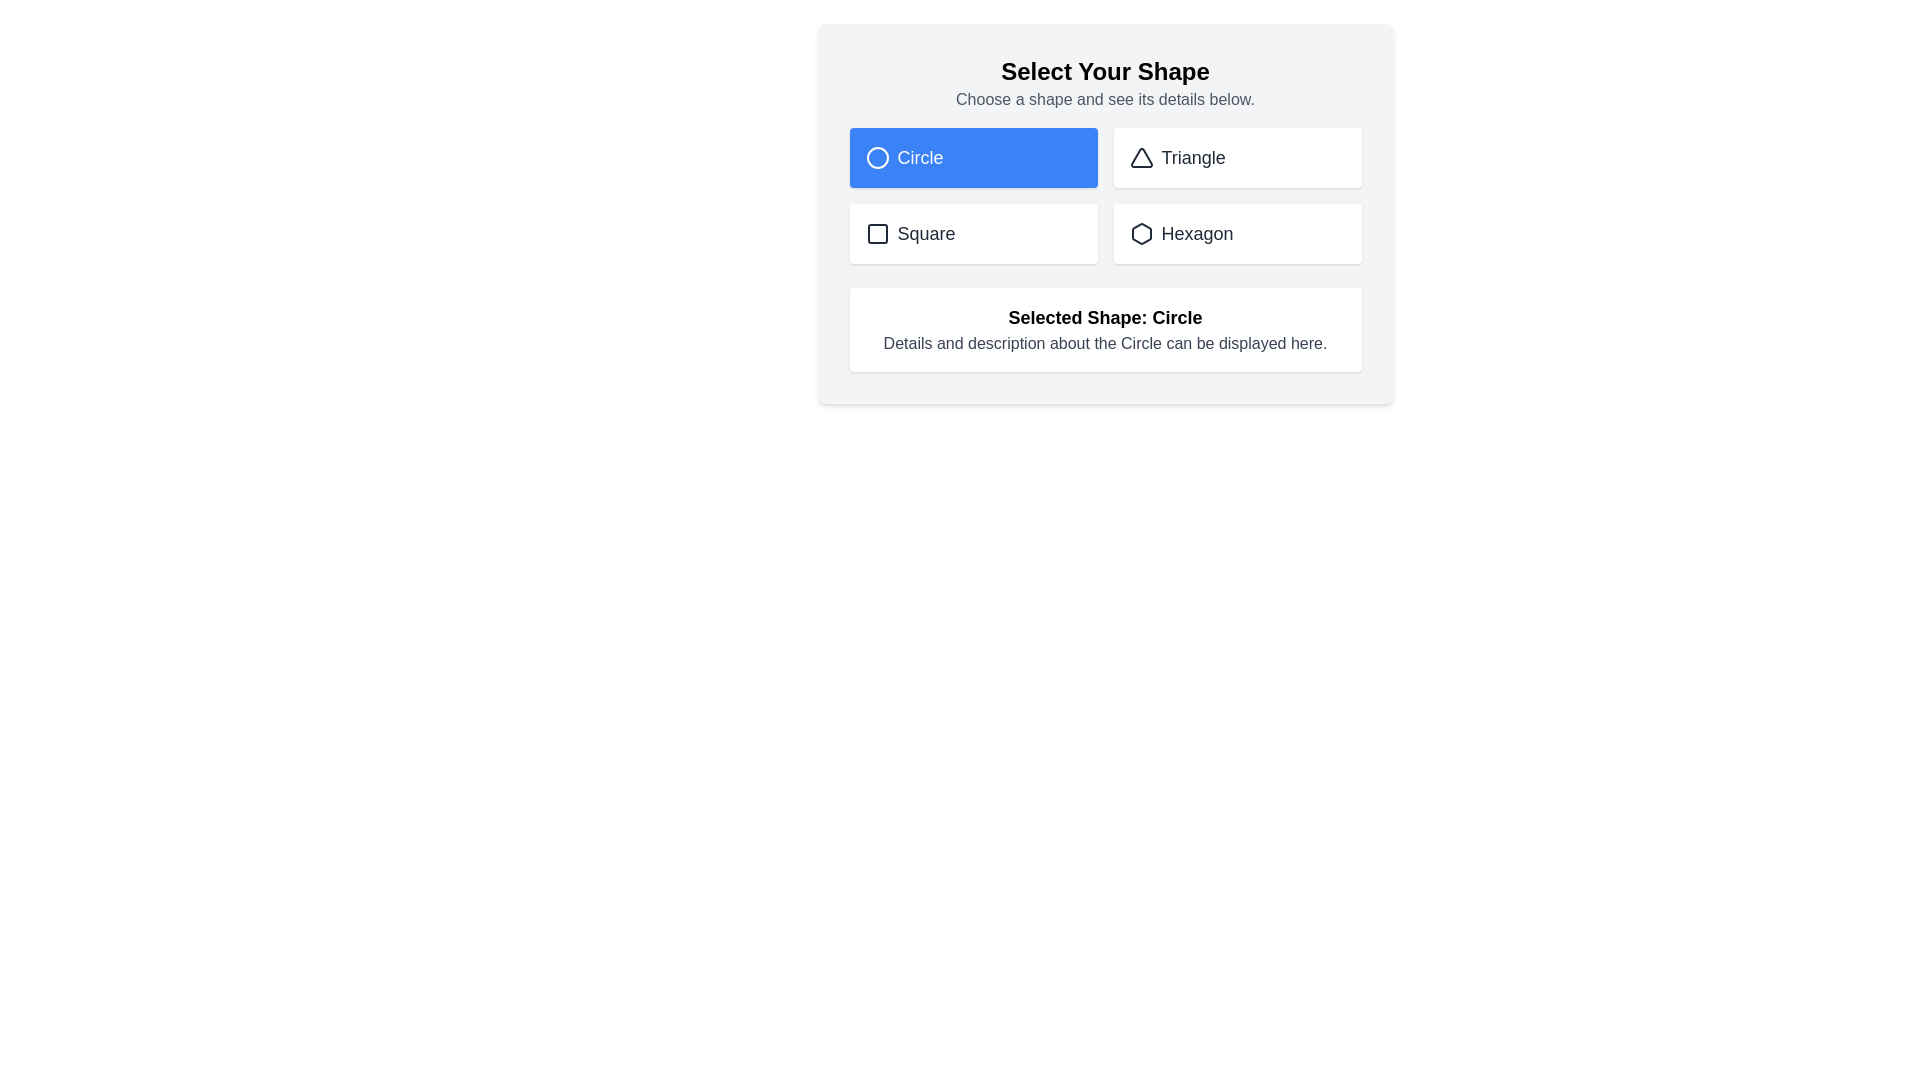 Image resolution: width=1920 pixels, height=1080 pixels. What do you see at coordinates (1193, 157) in the screenshot?
I see `the text label displaying 'Triangle' in bold font, which is positioned within a rectangular button at the top section of the interface, slightly to the right of a triangle icon` at bounding box center [1193, 157].